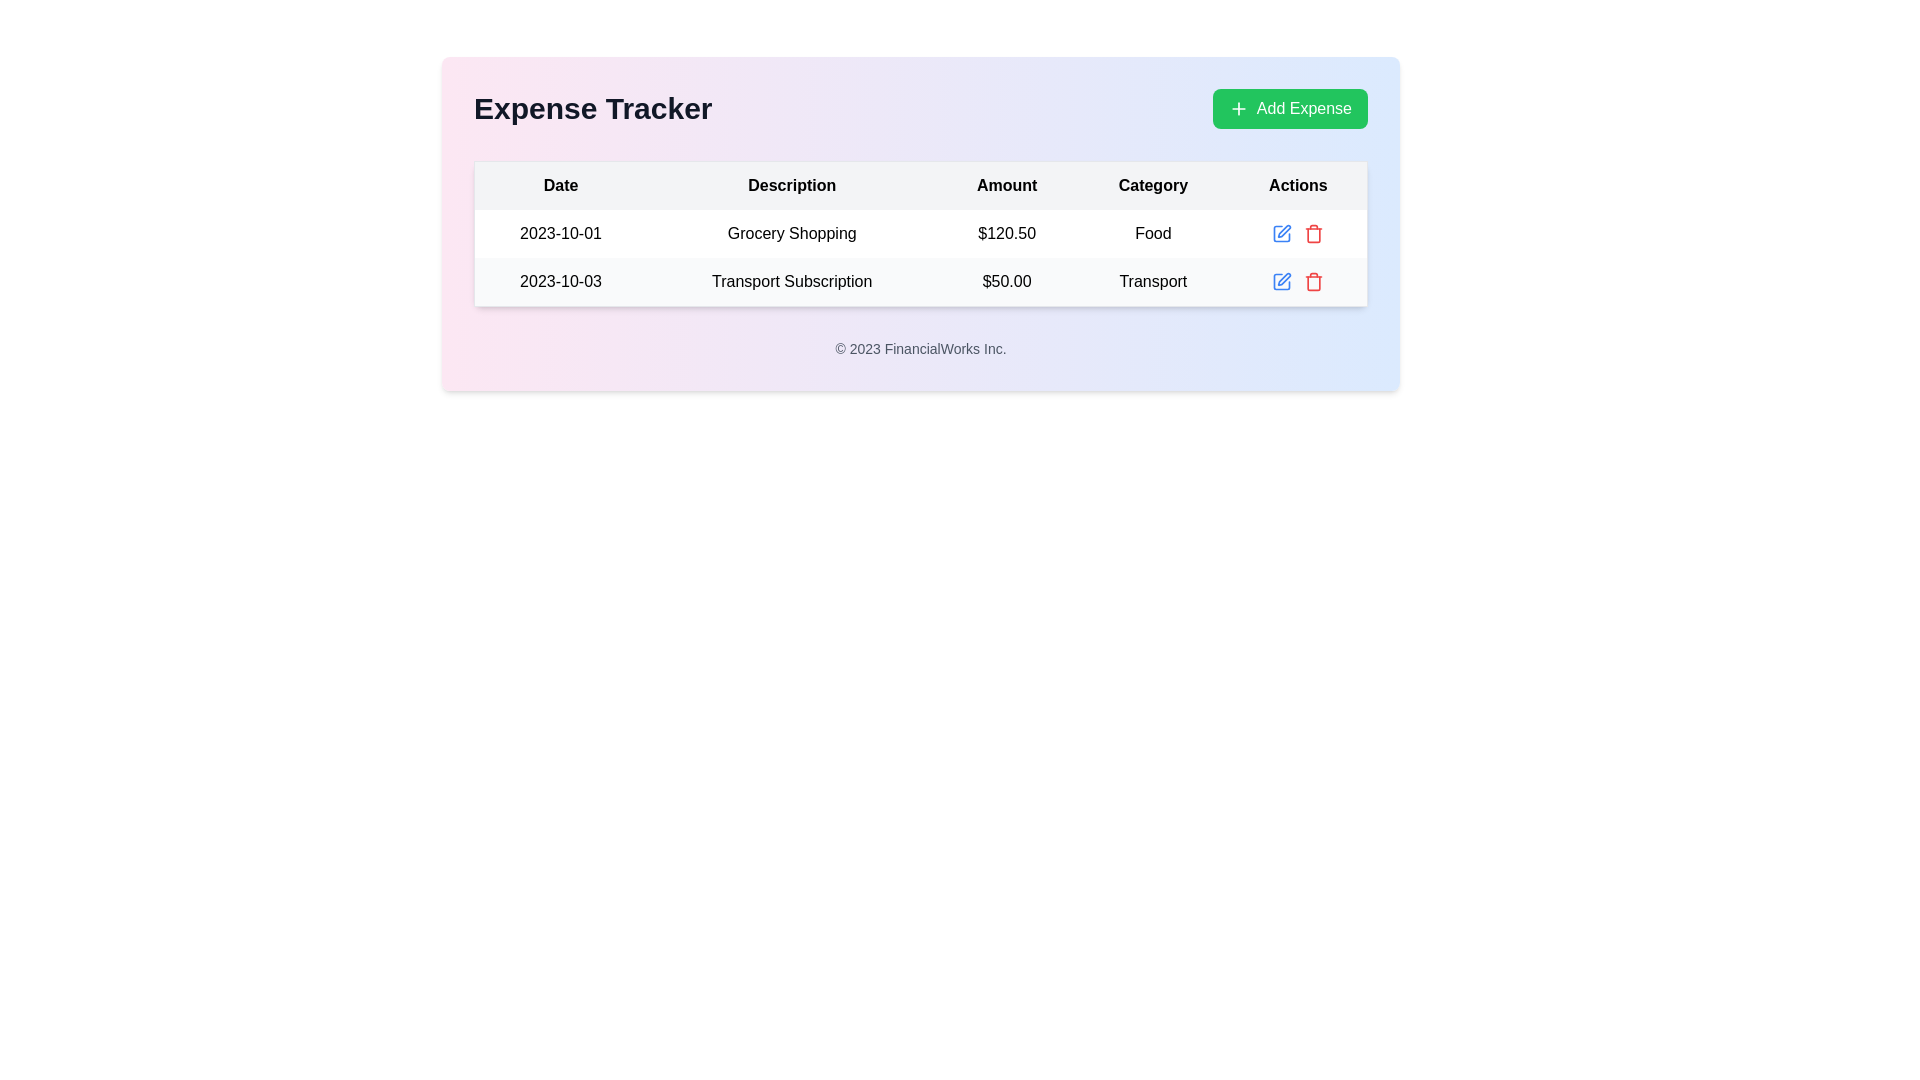 The image size is (1920, 1080). Describe the element at coordinates (1237, 108) in the screenshot. I see `the 'Add Expense' button that contains the icon representing the action` at that location.